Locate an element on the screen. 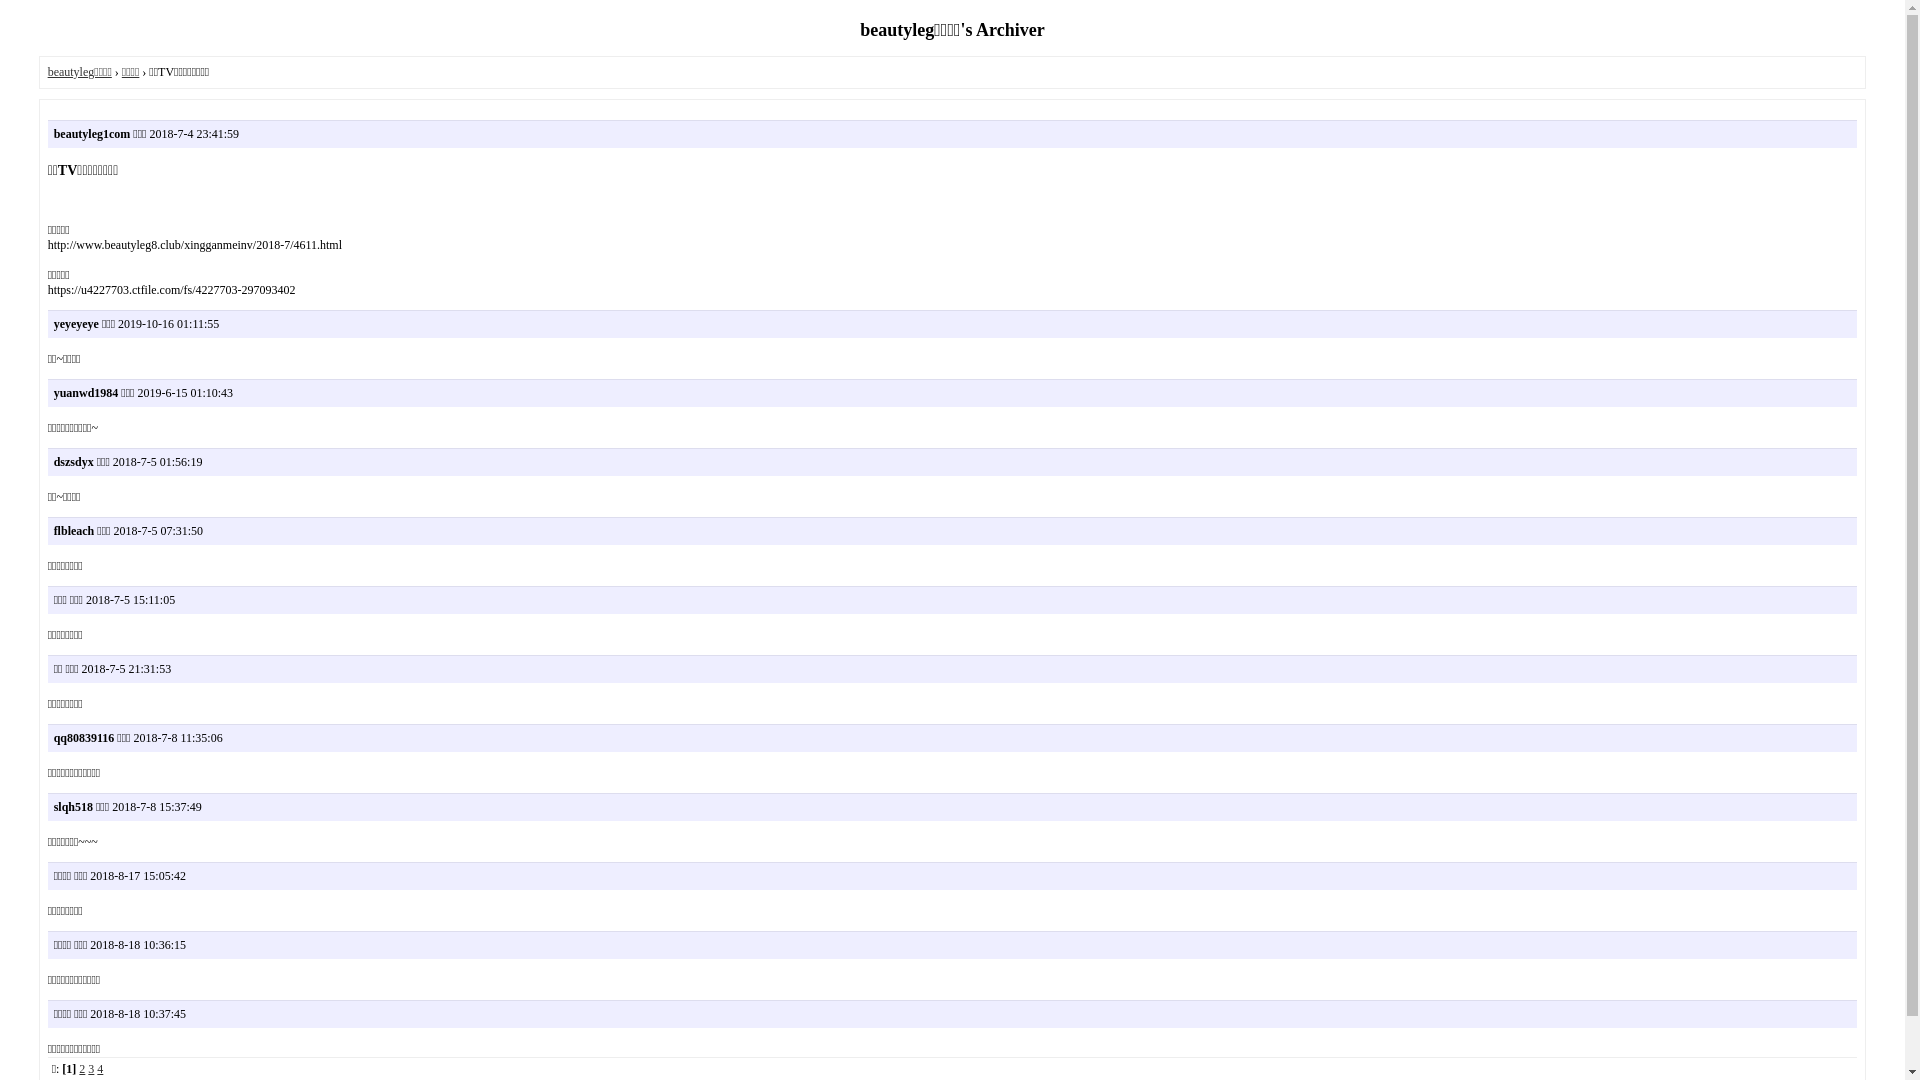  '2' is located at coordinates (78, 1067).